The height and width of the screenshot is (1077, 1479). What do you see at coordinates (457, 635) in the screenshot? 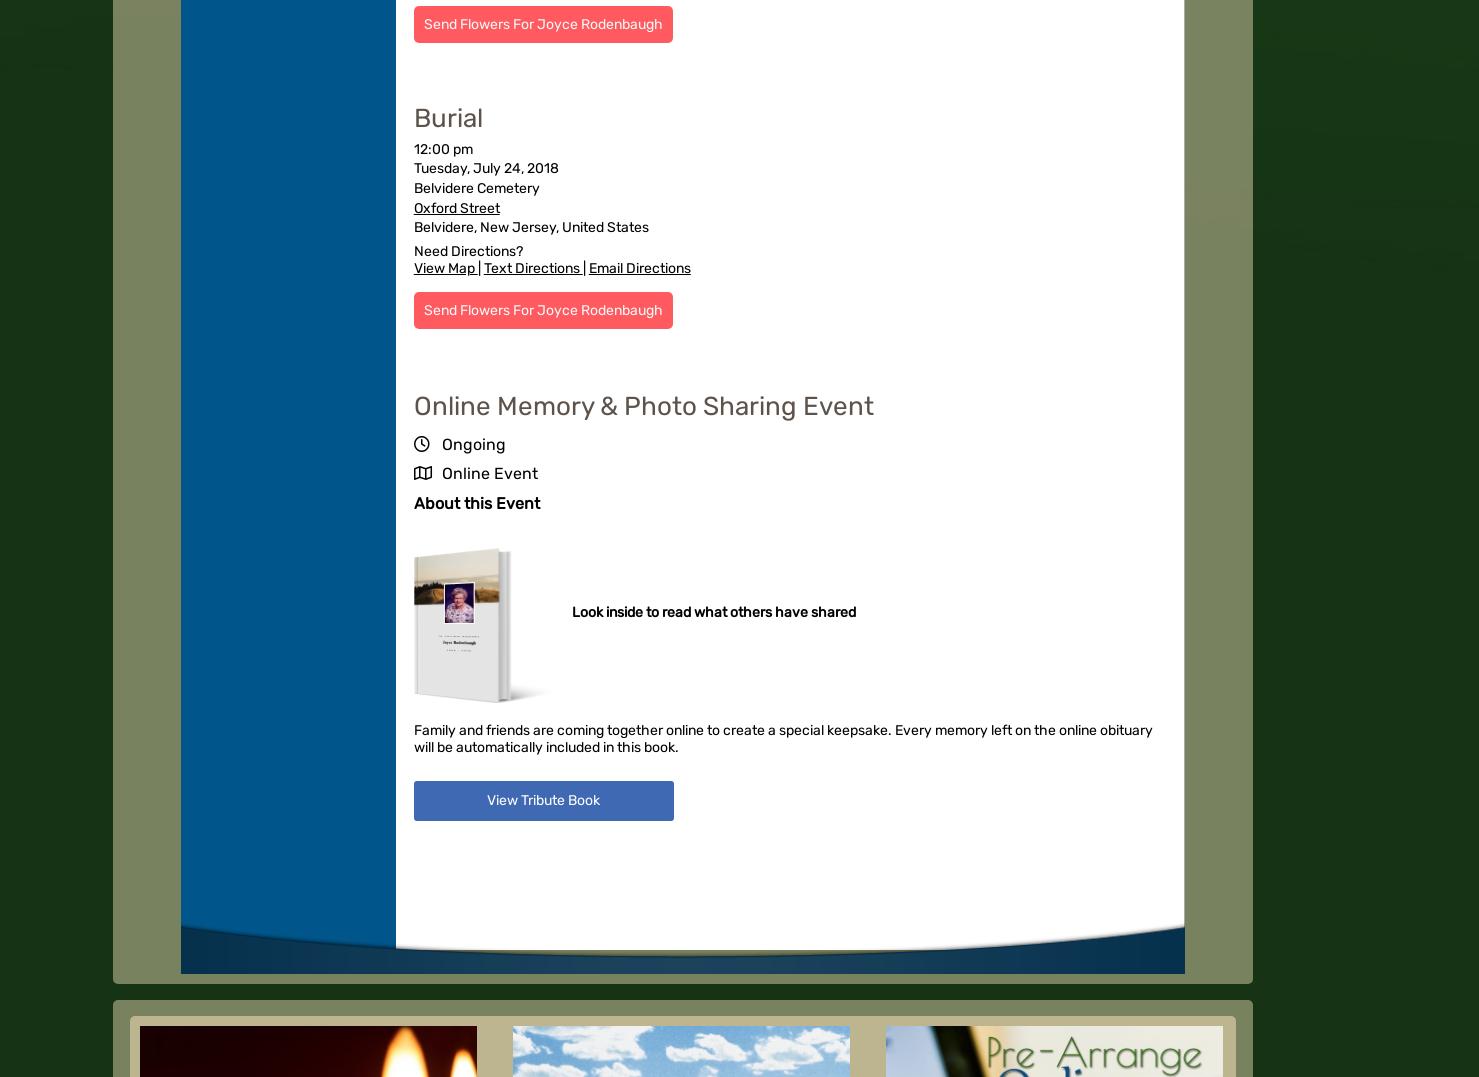
I see `'In Loving Memory'` at bounding box center [457, 635].